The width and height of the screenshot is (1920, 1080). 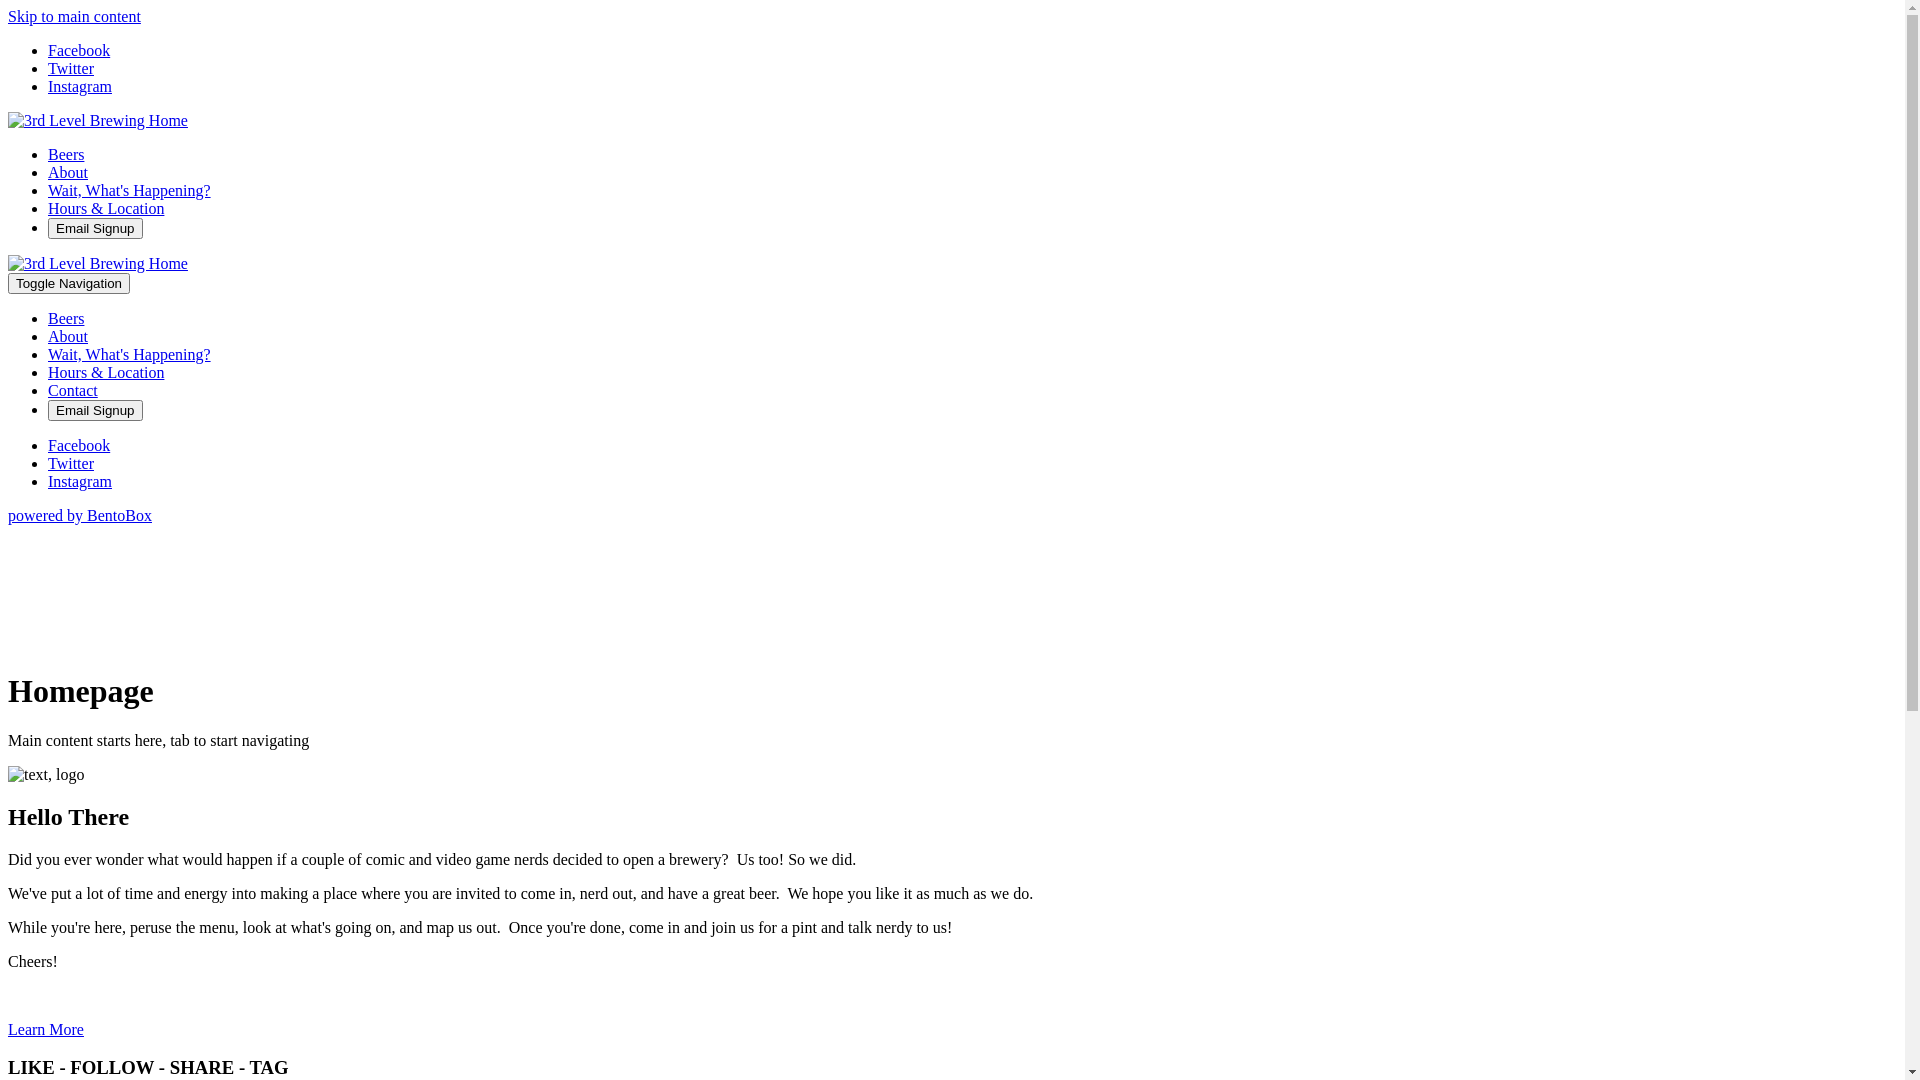 What do you see at coordinates (48, 49) in the screenshot?
I see `'Facebook'` at bounding box center [48, 49].